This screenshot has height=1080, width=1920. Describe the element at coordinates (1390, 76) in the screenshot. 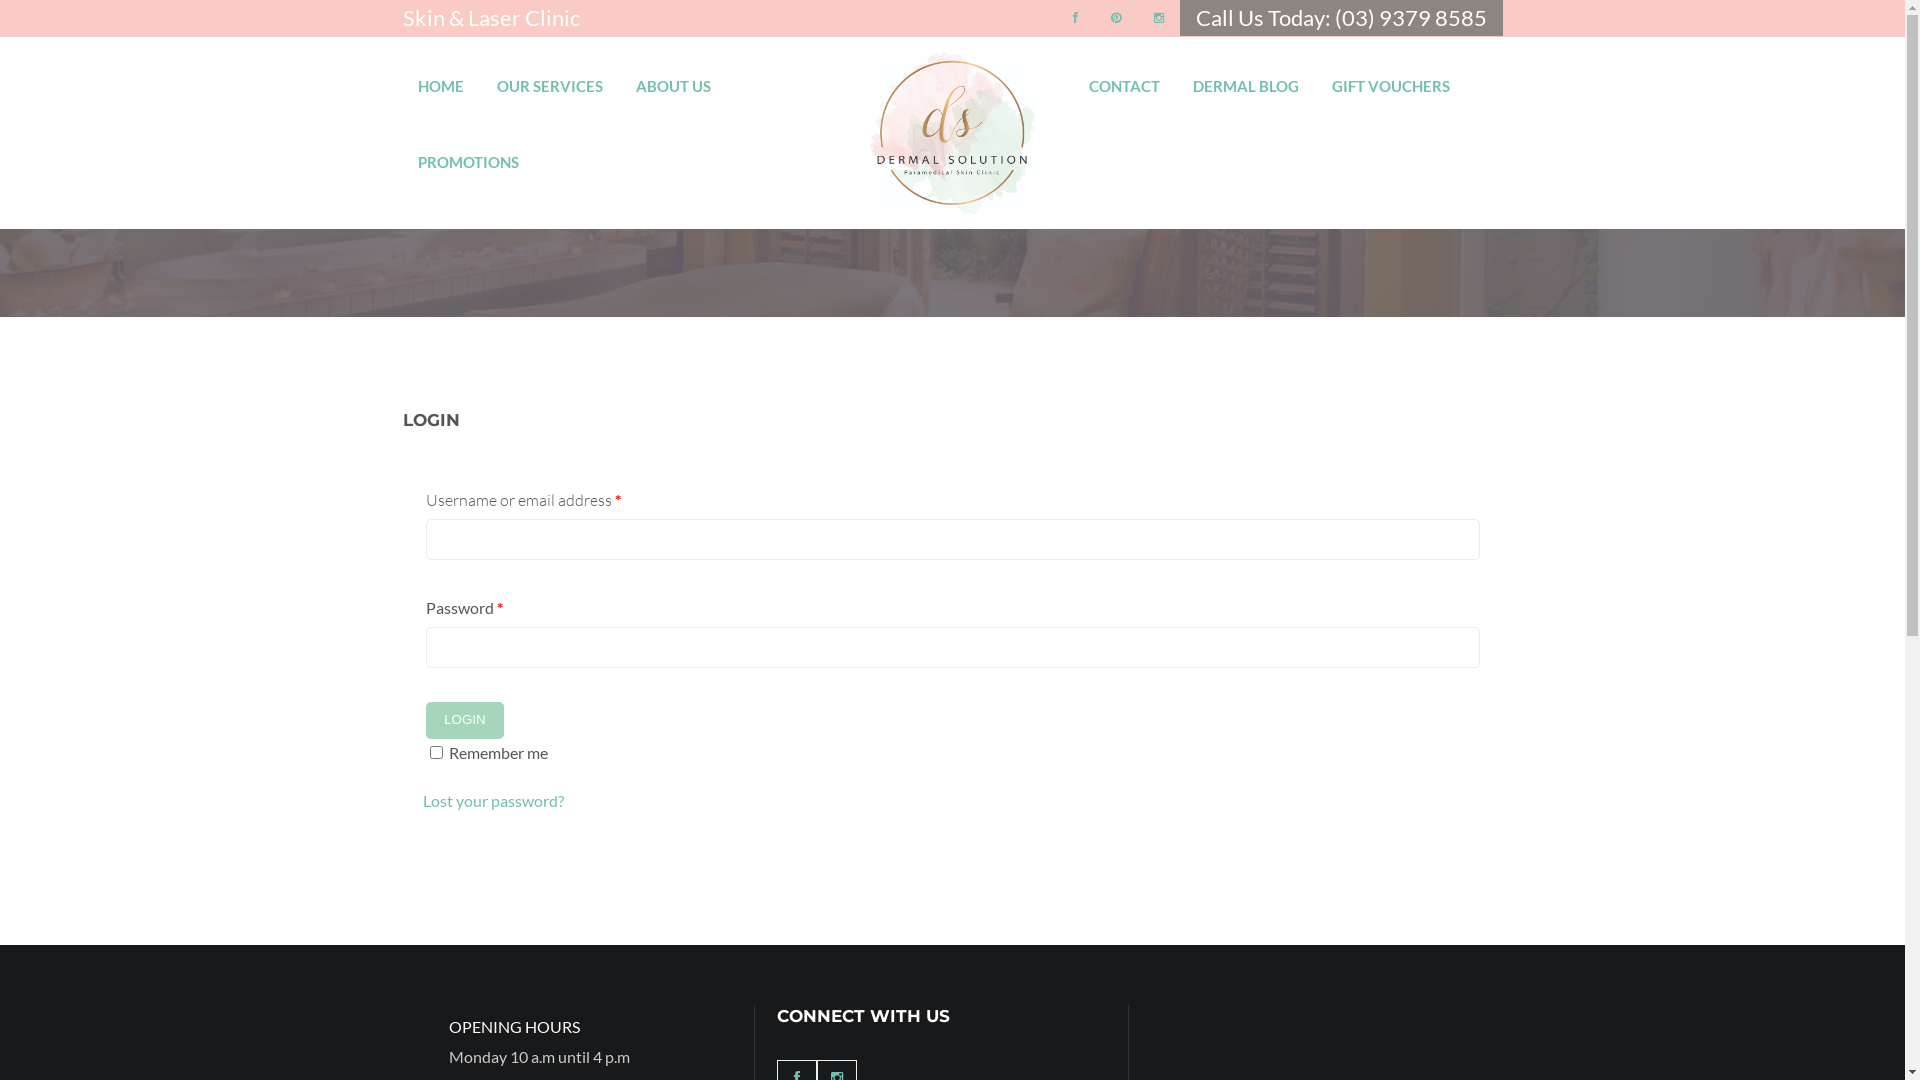

I see `'GIFT VOUCHERS'` at that location.